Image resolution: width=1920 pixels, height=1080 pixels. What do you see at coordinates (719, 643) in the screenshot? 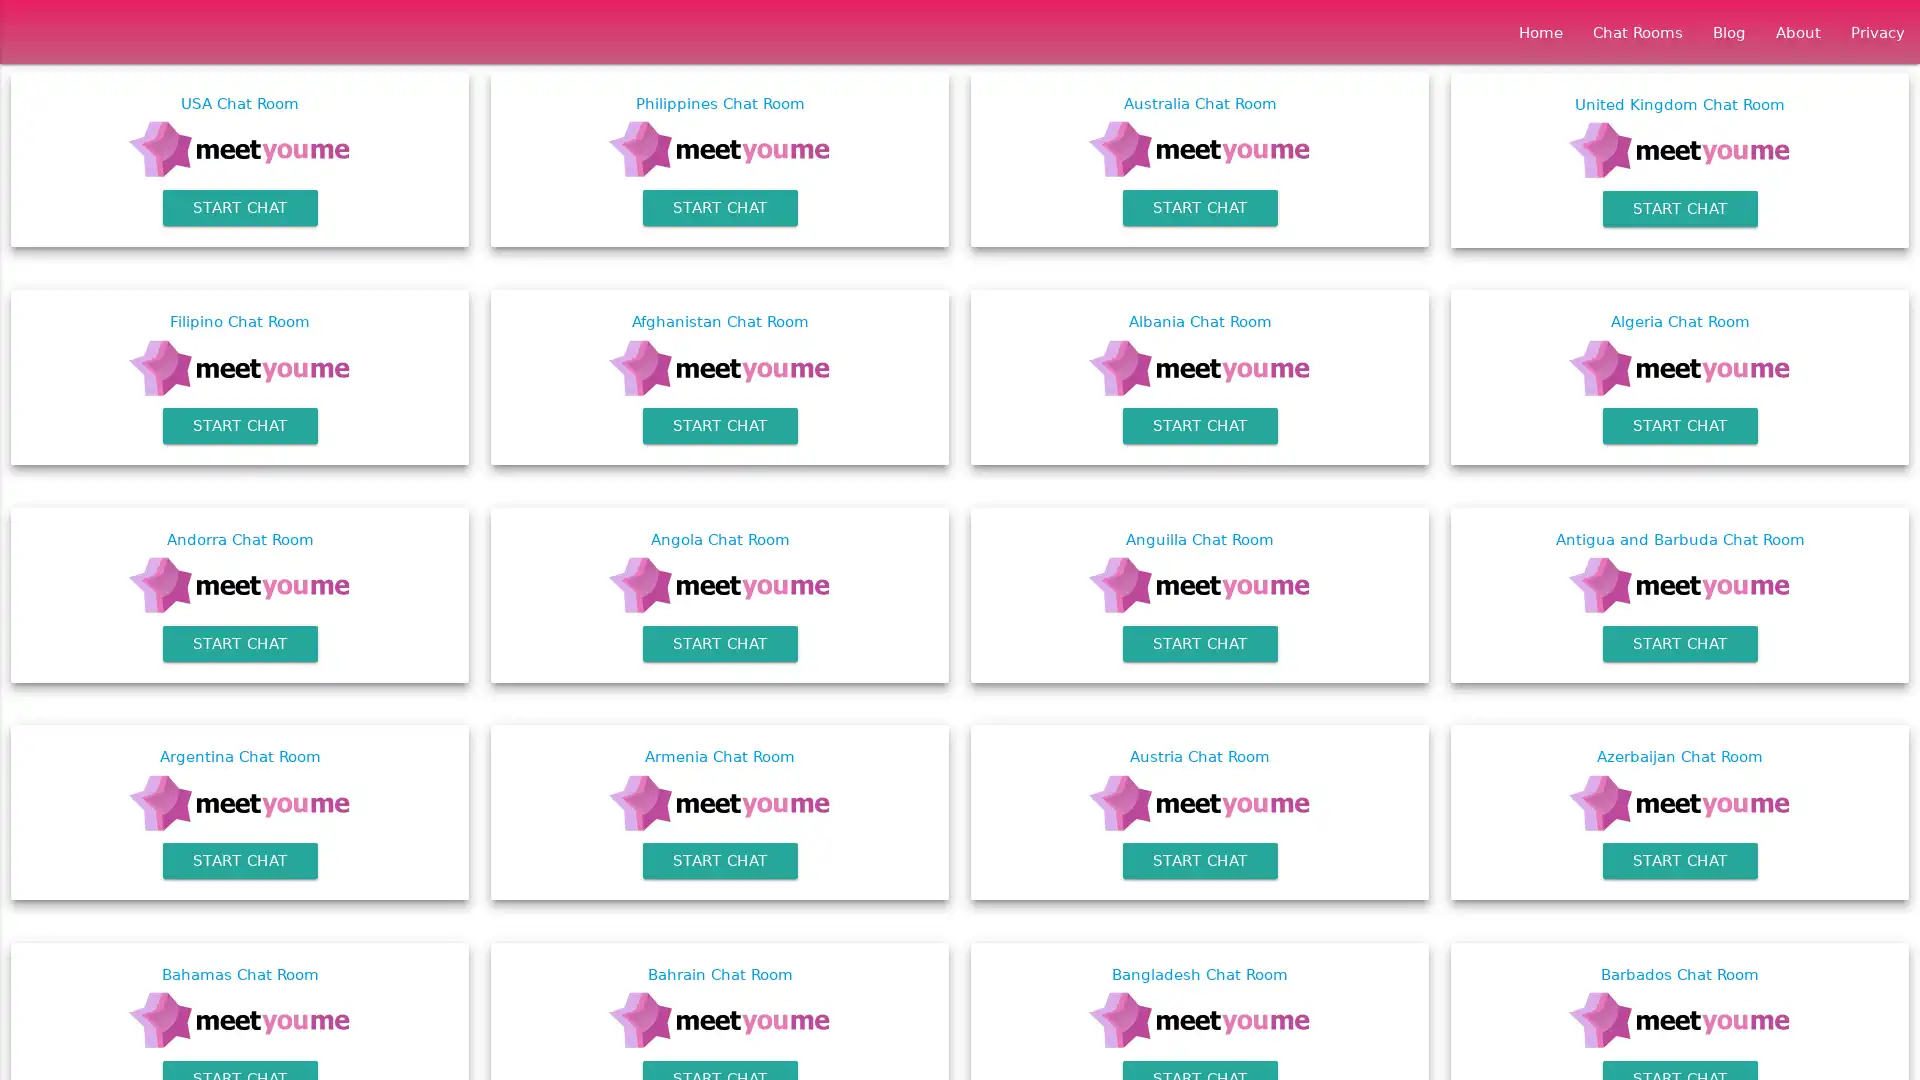
I see `START CHAT` at bounding box center [719, 643].